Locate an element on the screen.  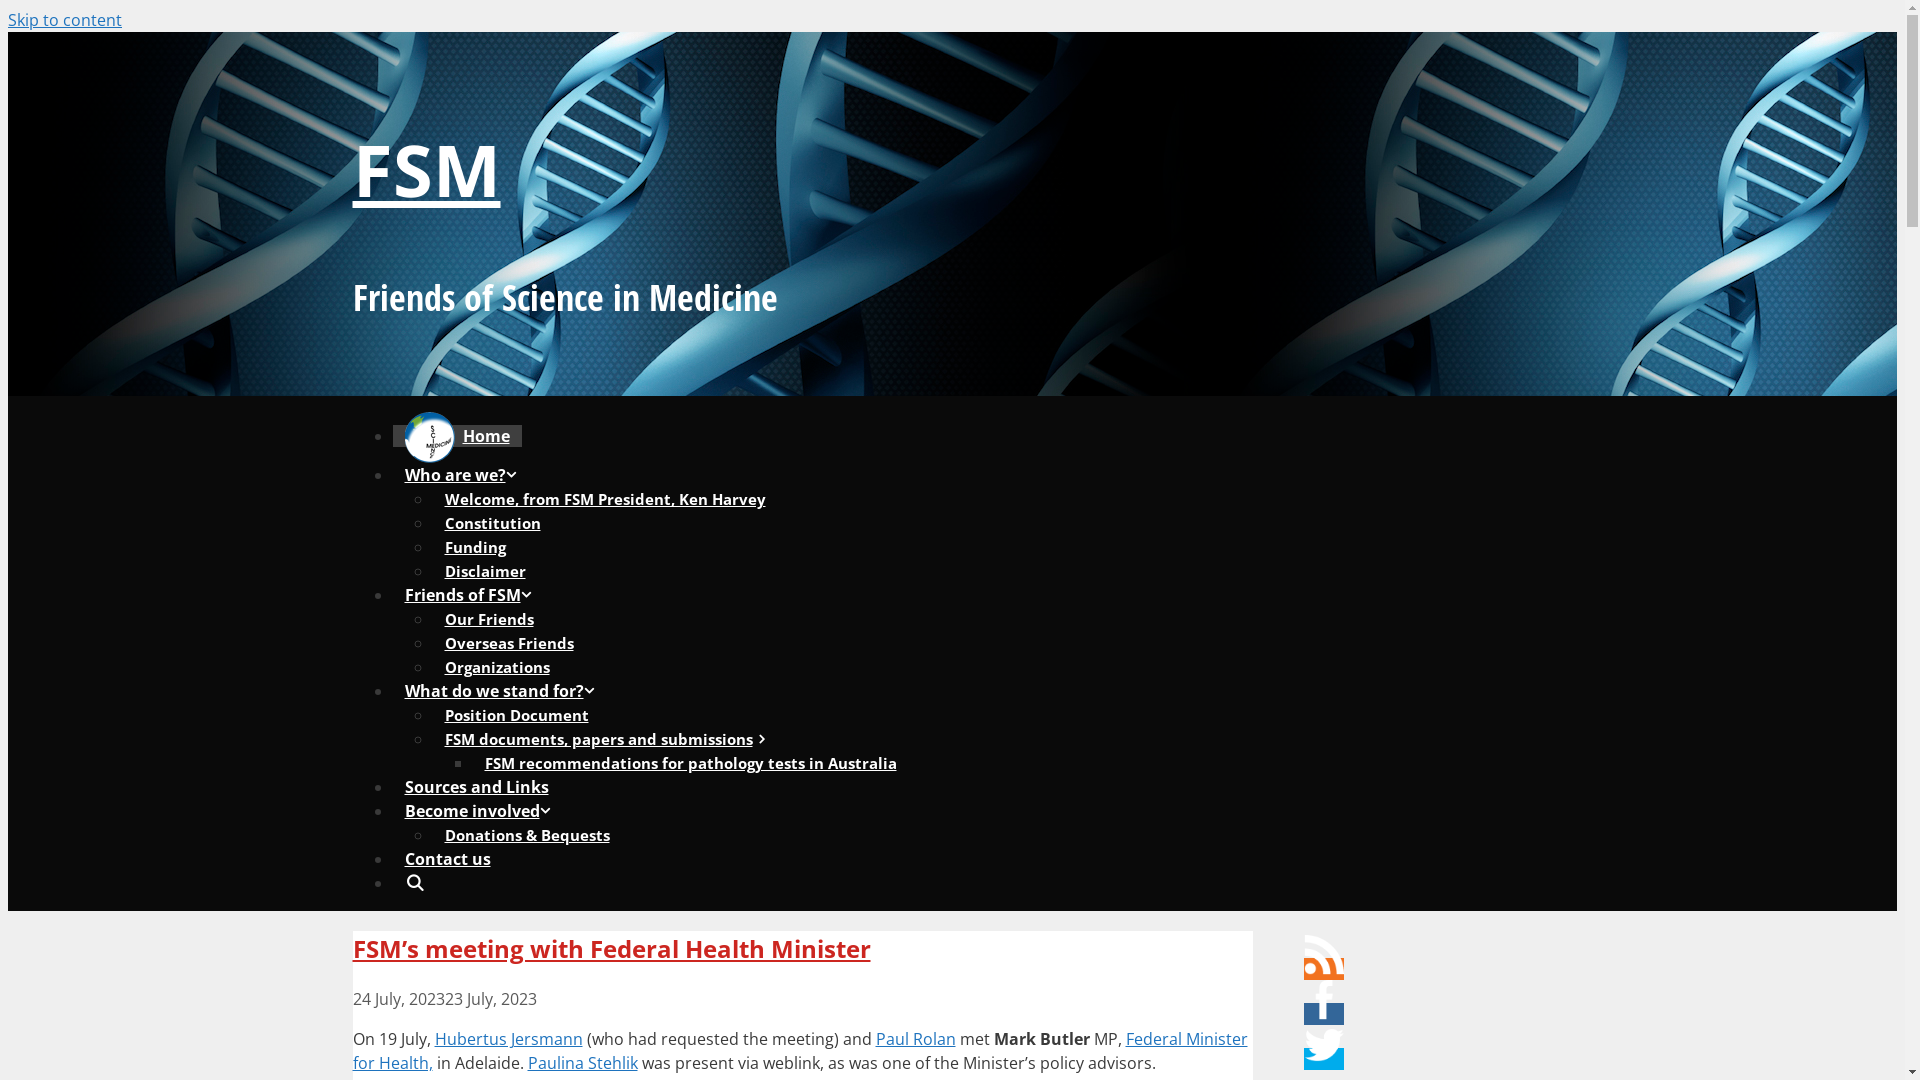
'Disclaimer' is located at coordinates (484, 570).